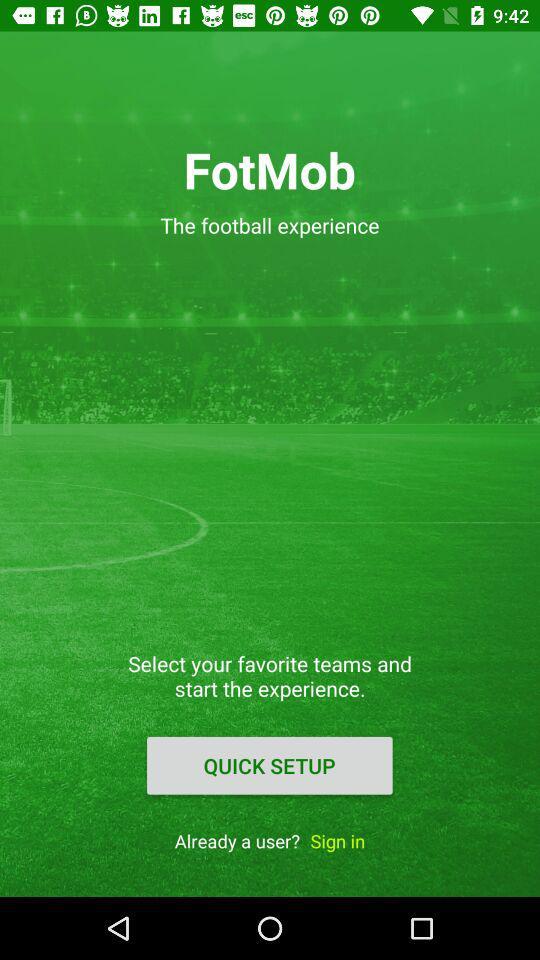 Image resolution: width=540 pixels, height=960 pixels. Describe the element at coordinates (269, 764) in the screenshot. I see `quick setup icon` at that location.